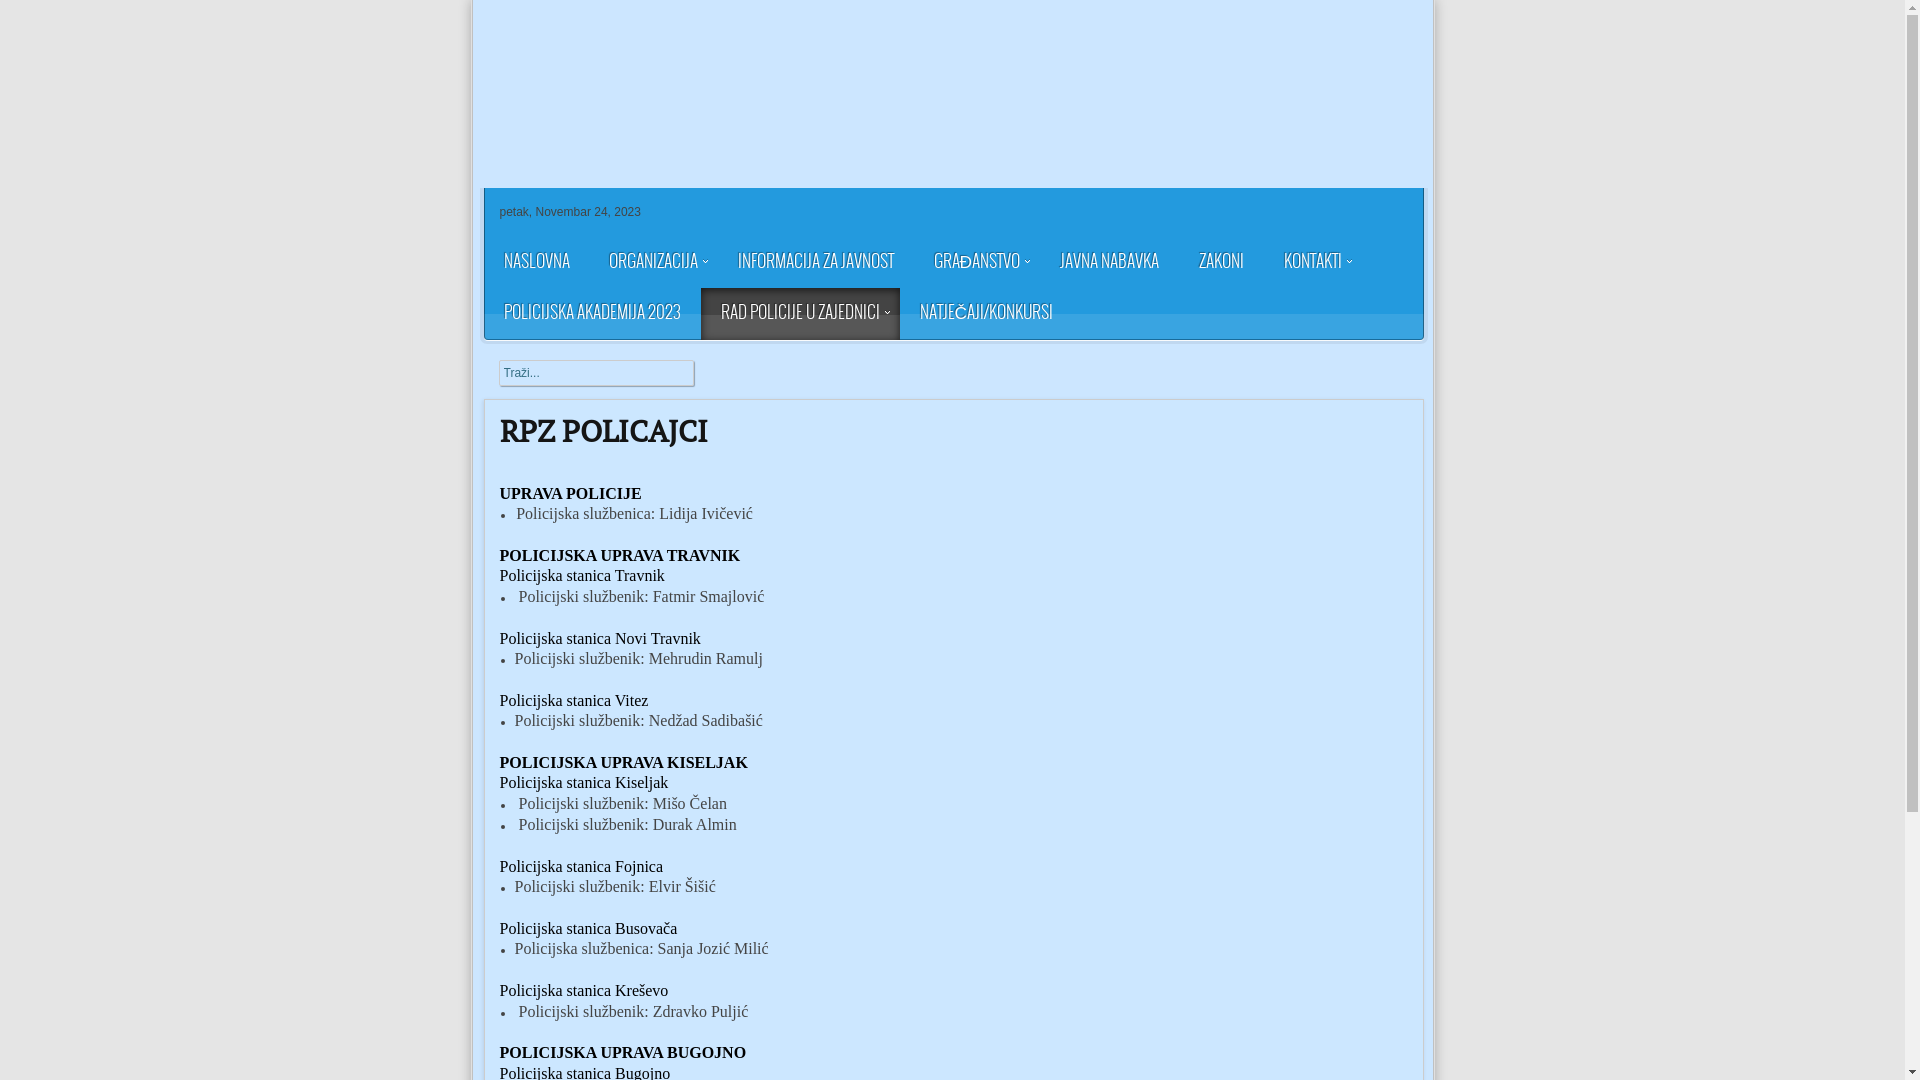 The width and height of the screenshot is (1920, 1080). I want to click on 'Policijska stanica Vitez', so click(573, 699).